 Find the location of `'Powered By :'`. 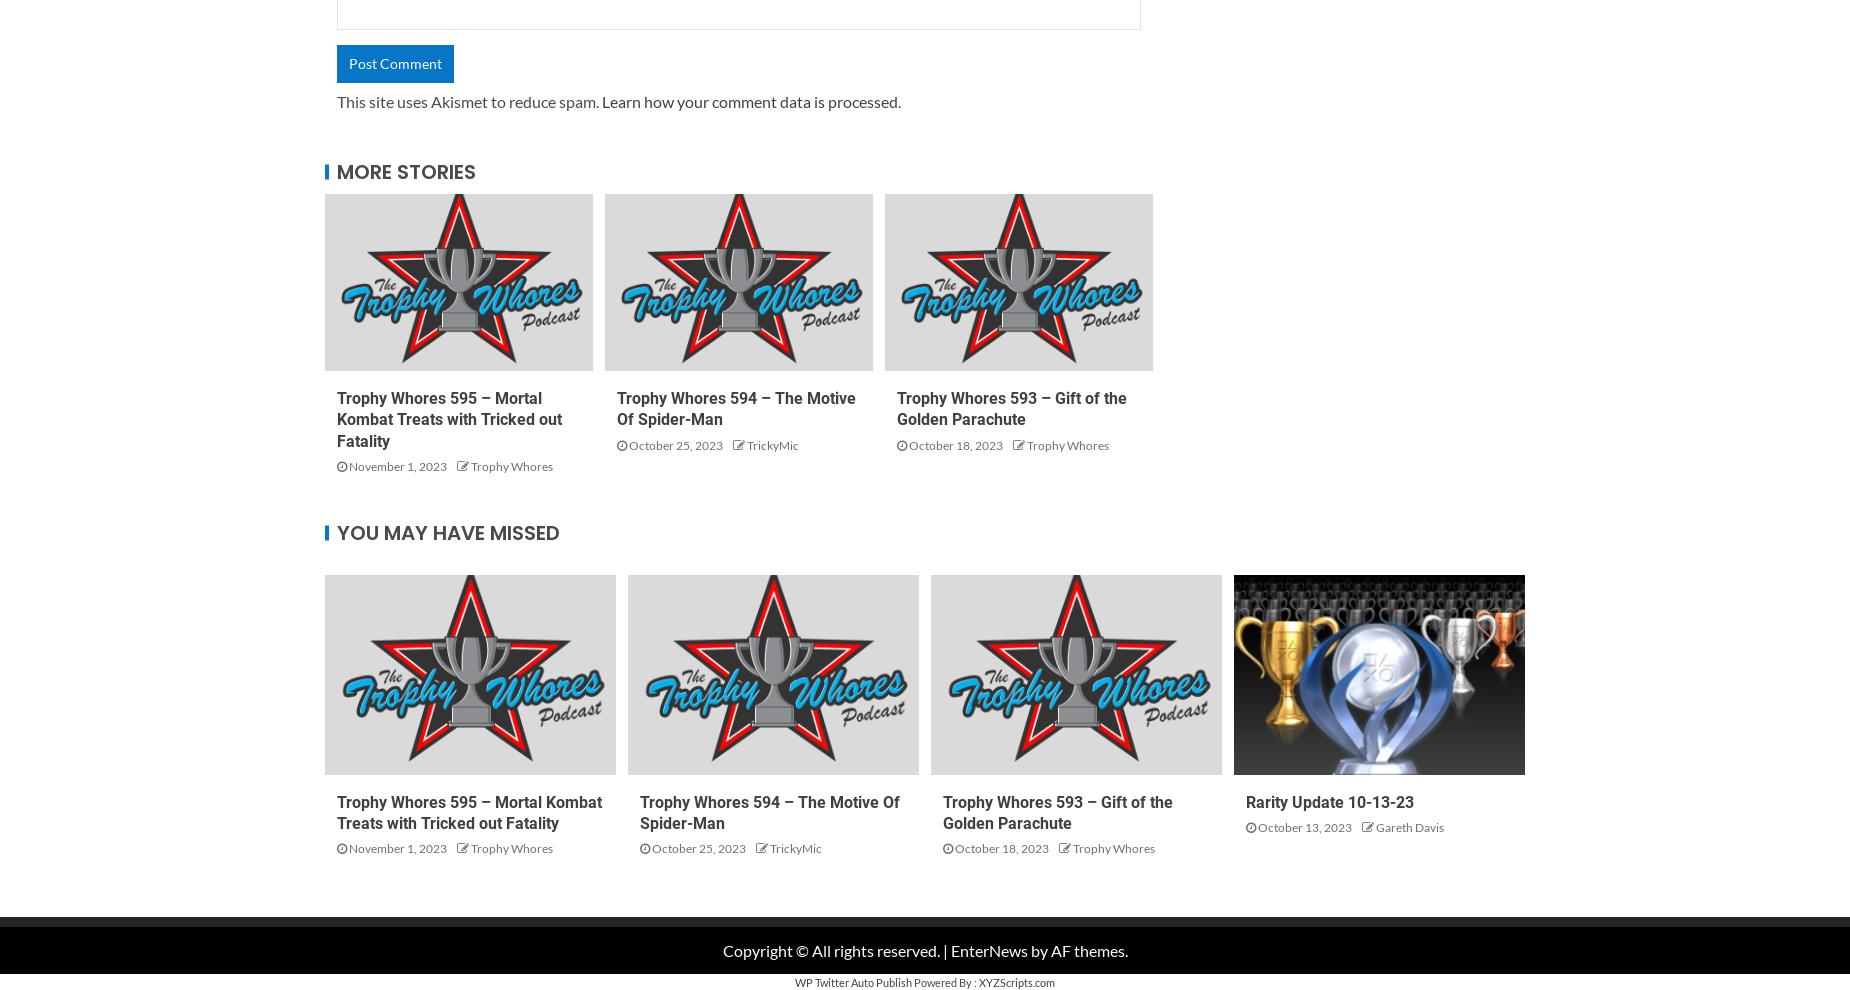

'Powered By :' is located at coordinates (944, 982).